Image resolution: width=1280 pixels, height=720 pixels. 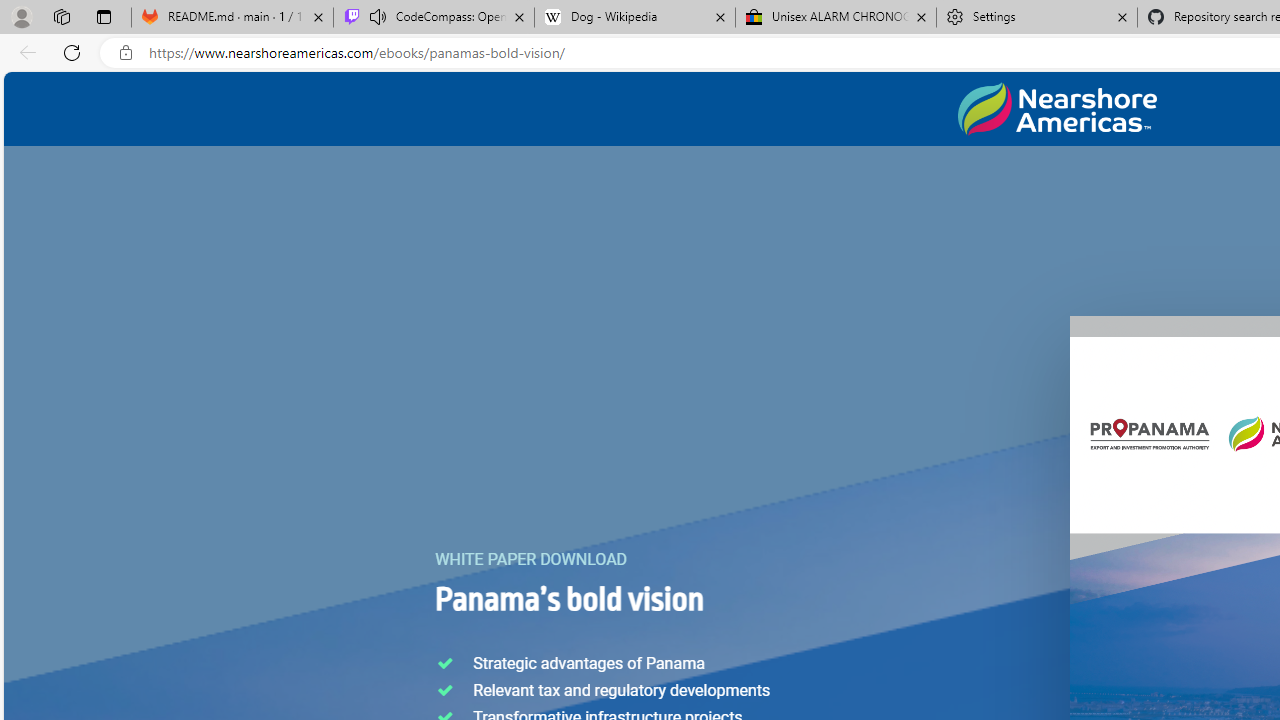 I want to click on 'Dog - Wikipedia', so click(x=633, y=17).